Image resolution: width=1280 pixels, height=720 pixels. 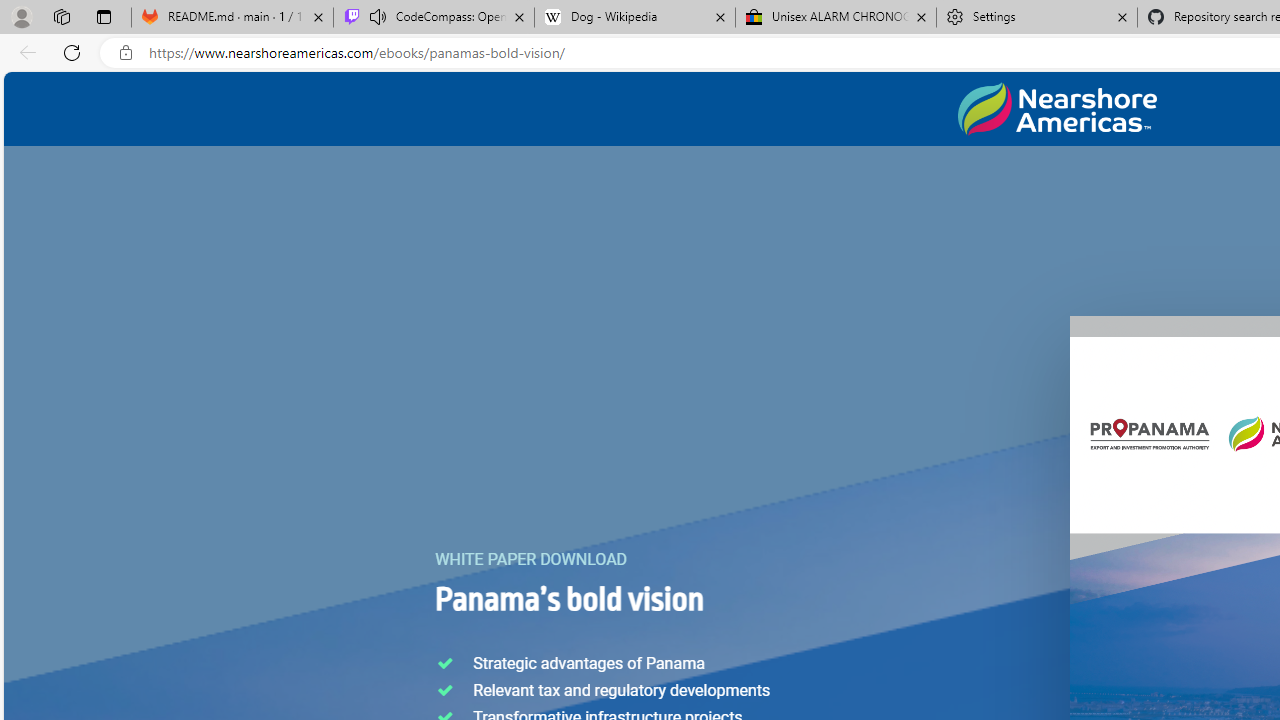 I want to click on 'Dog - Wikipedia', so click(x=633, y=17).